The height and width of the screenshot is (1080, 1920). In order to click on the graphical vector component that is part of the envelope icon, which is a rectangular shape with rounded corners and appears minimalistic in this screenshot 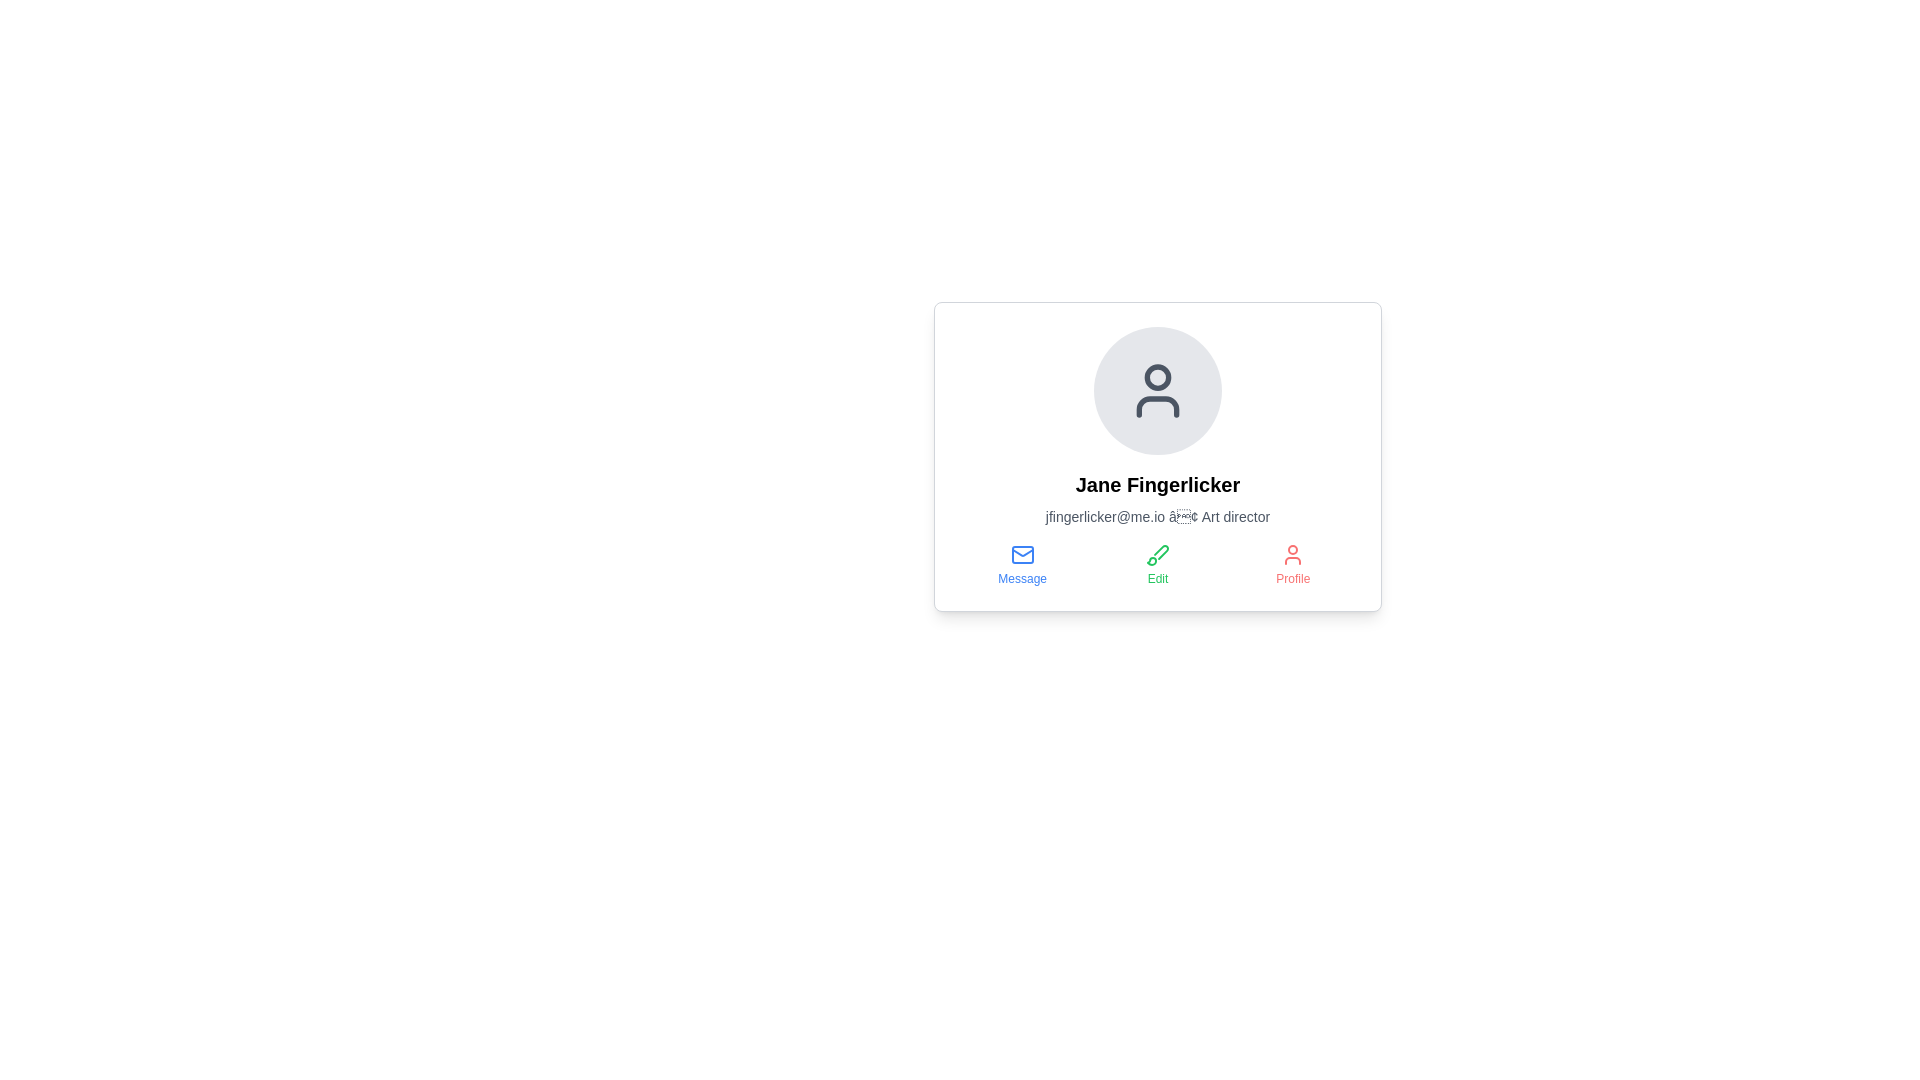, I will do `click(1022, 555)`.